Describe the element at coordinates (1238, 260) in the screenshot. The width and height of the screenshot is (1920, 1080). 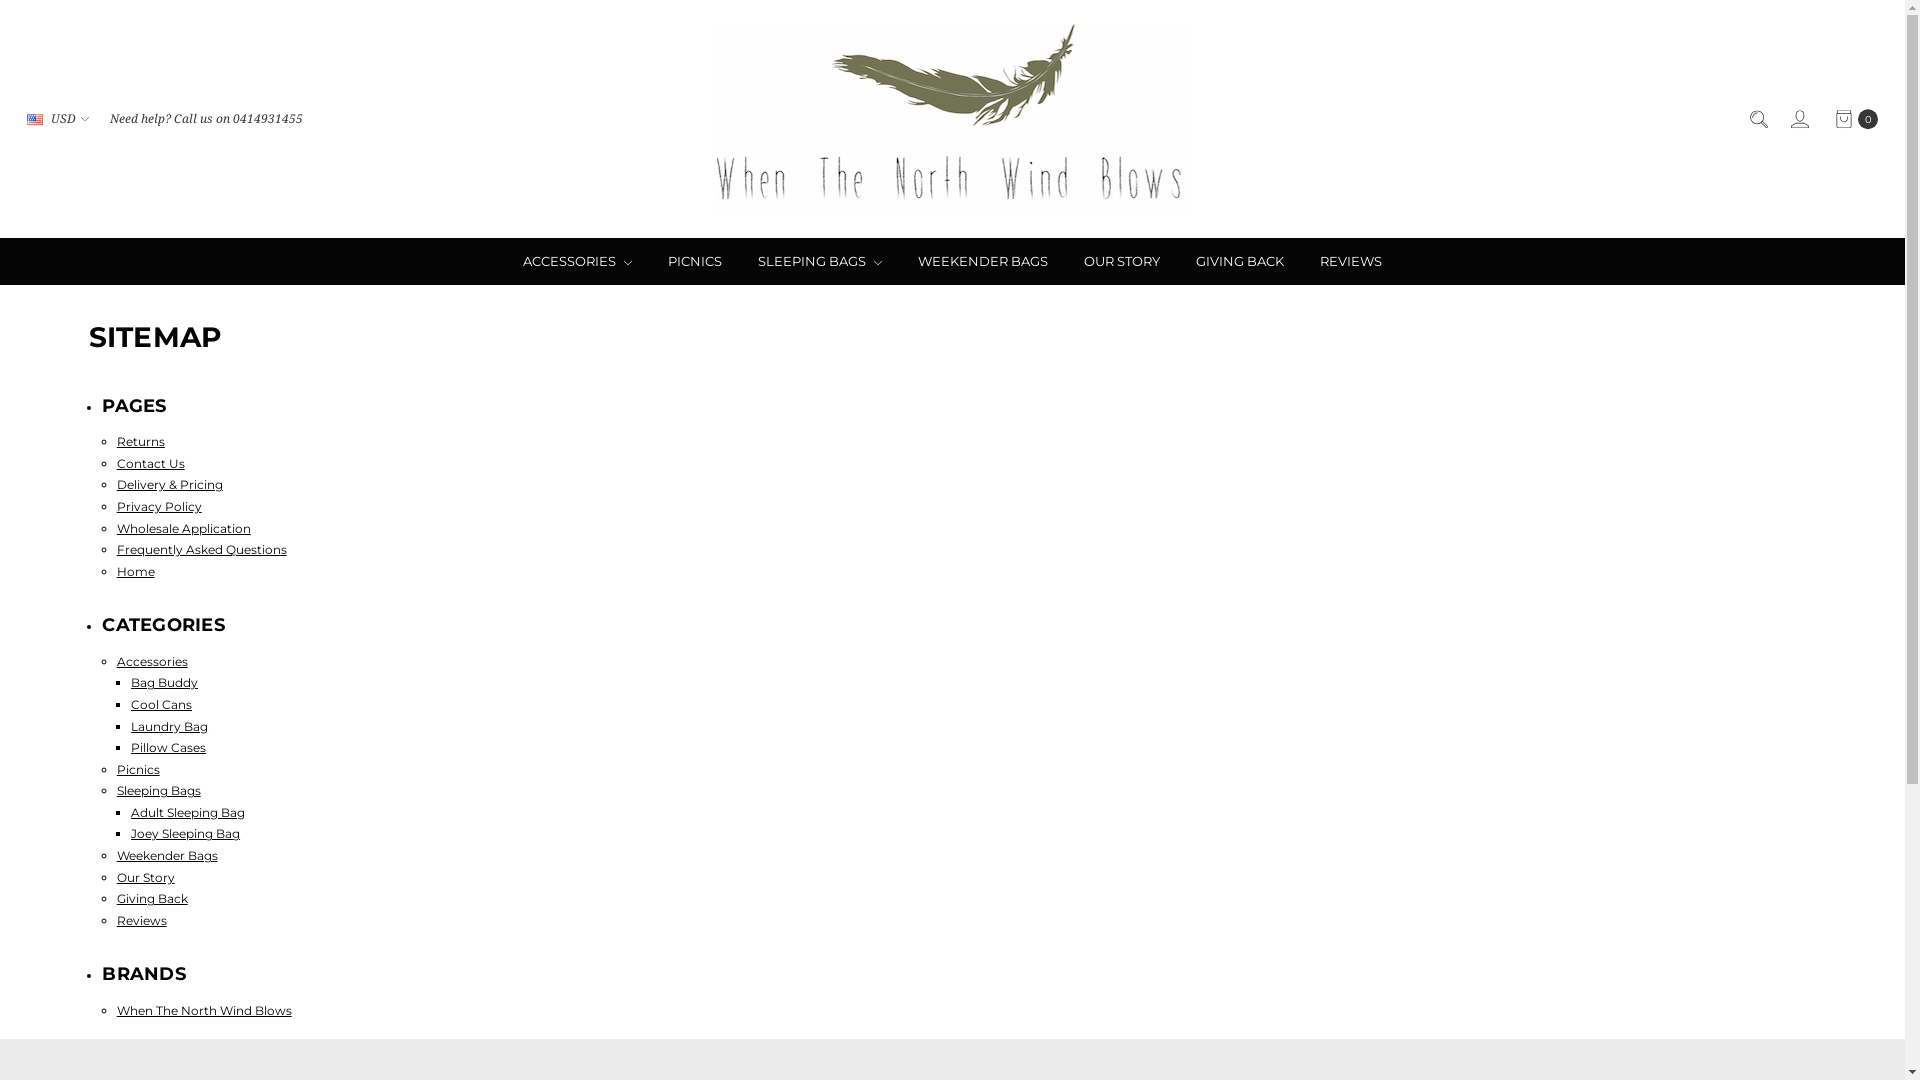
I see `'GIVING BACK'` at that location.